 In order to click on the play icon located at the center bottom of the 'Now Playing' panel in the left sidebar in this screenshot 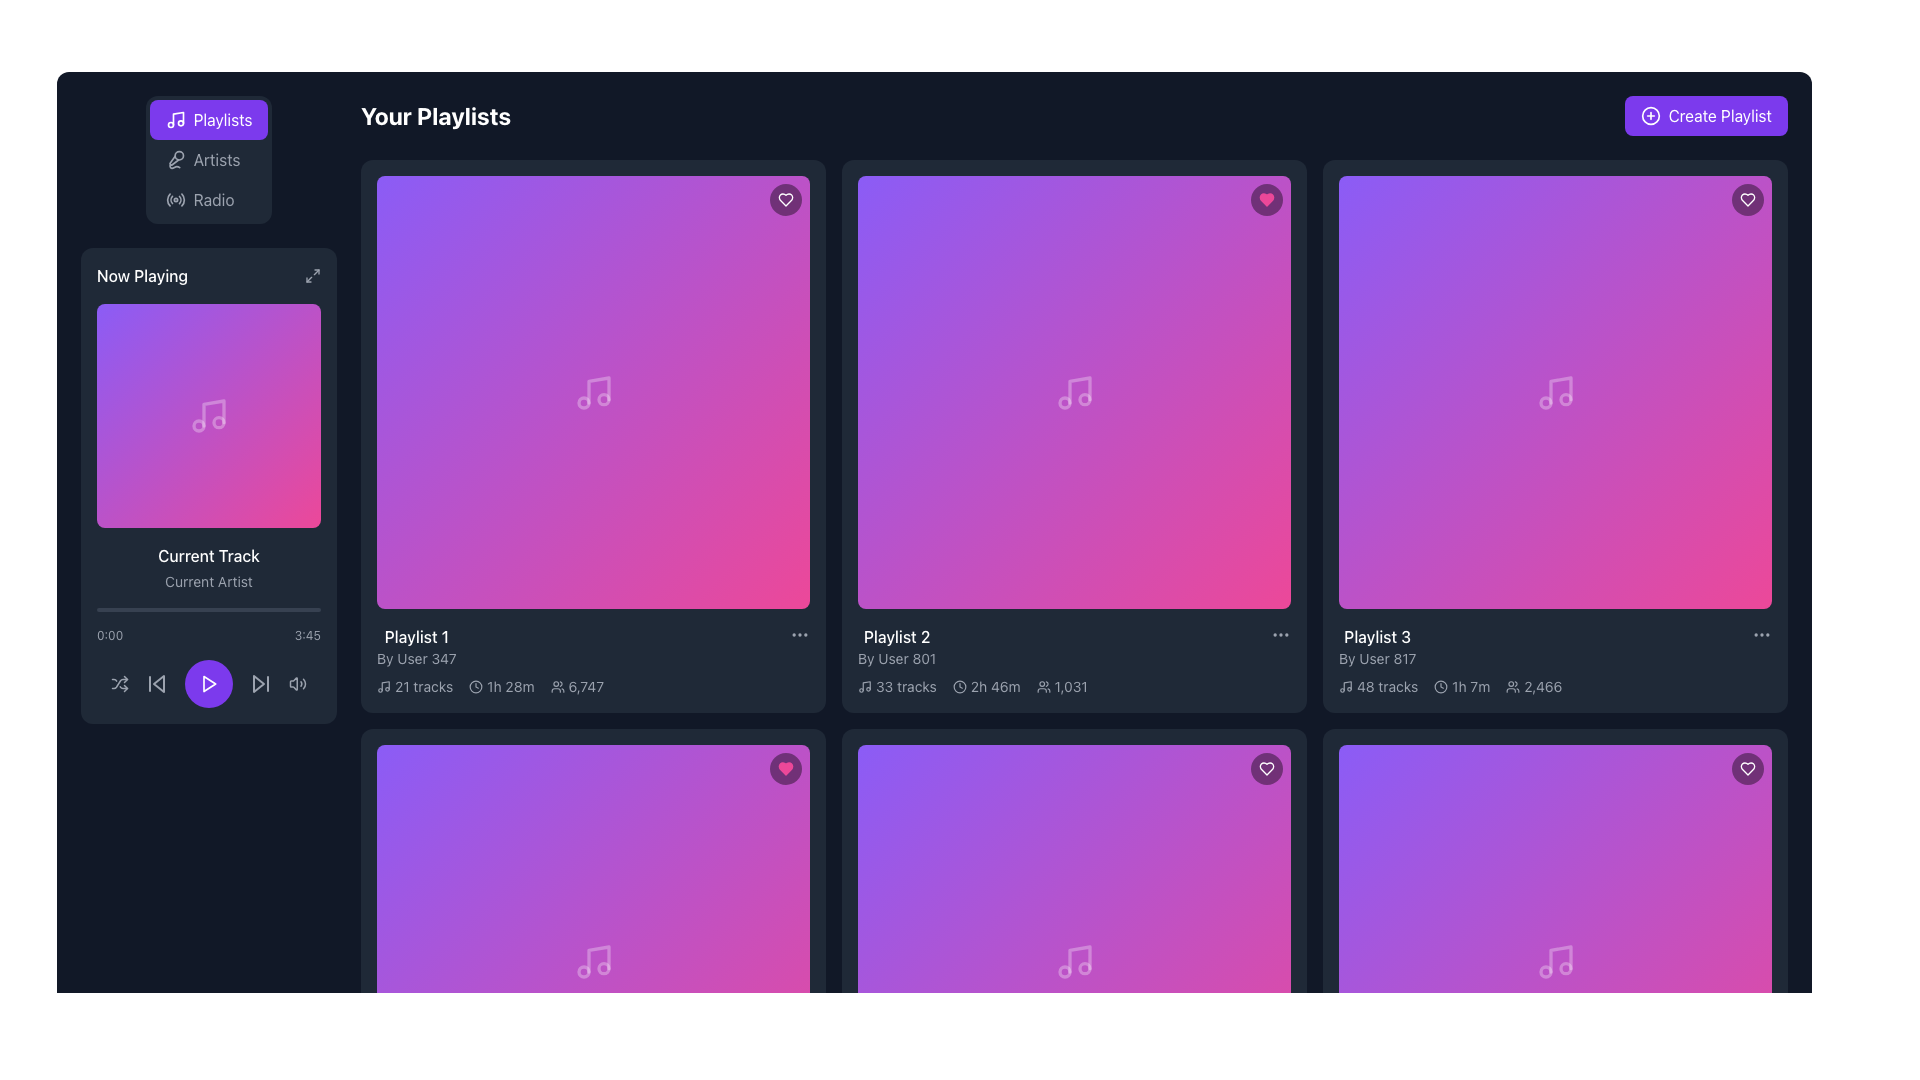, I will do `click(209, 682)`.